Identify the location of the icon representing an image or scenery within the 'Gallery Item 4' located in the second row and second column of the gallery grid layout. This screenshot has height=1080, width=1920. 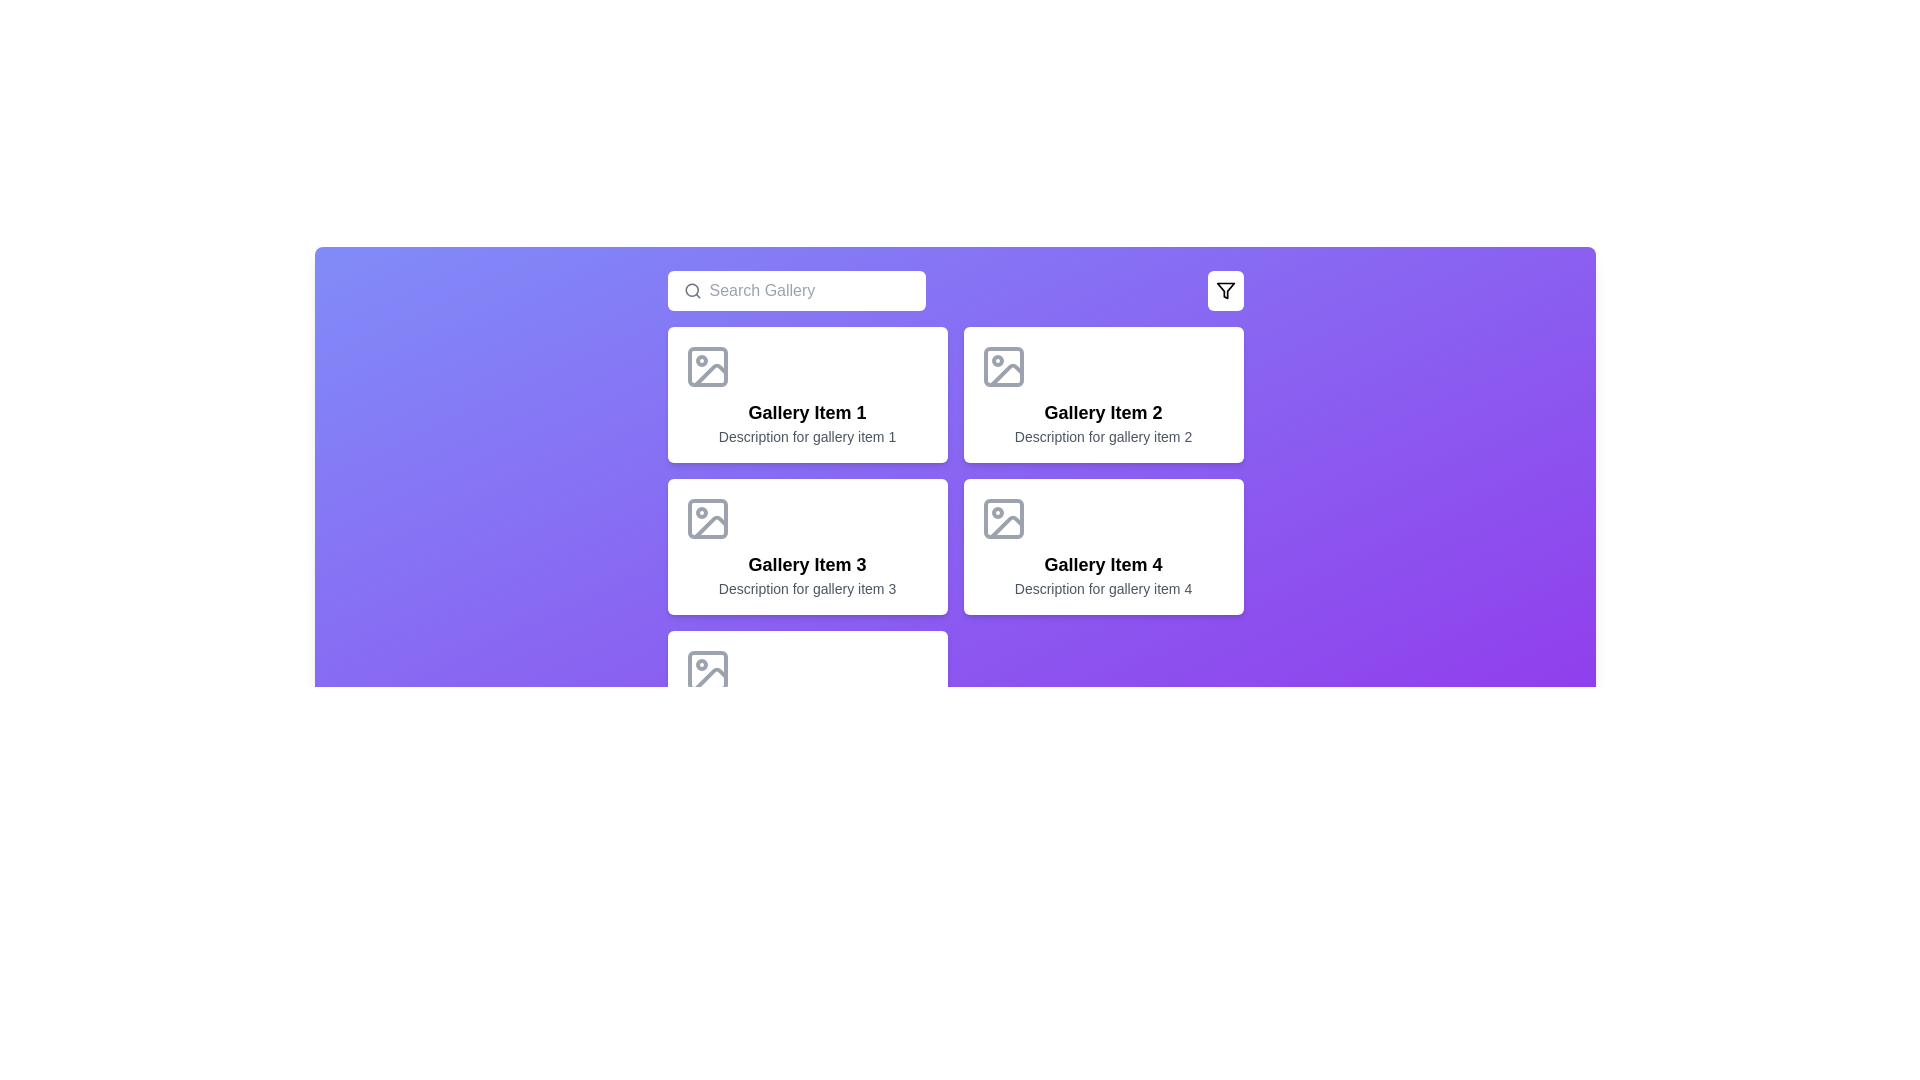
(1006, 526).